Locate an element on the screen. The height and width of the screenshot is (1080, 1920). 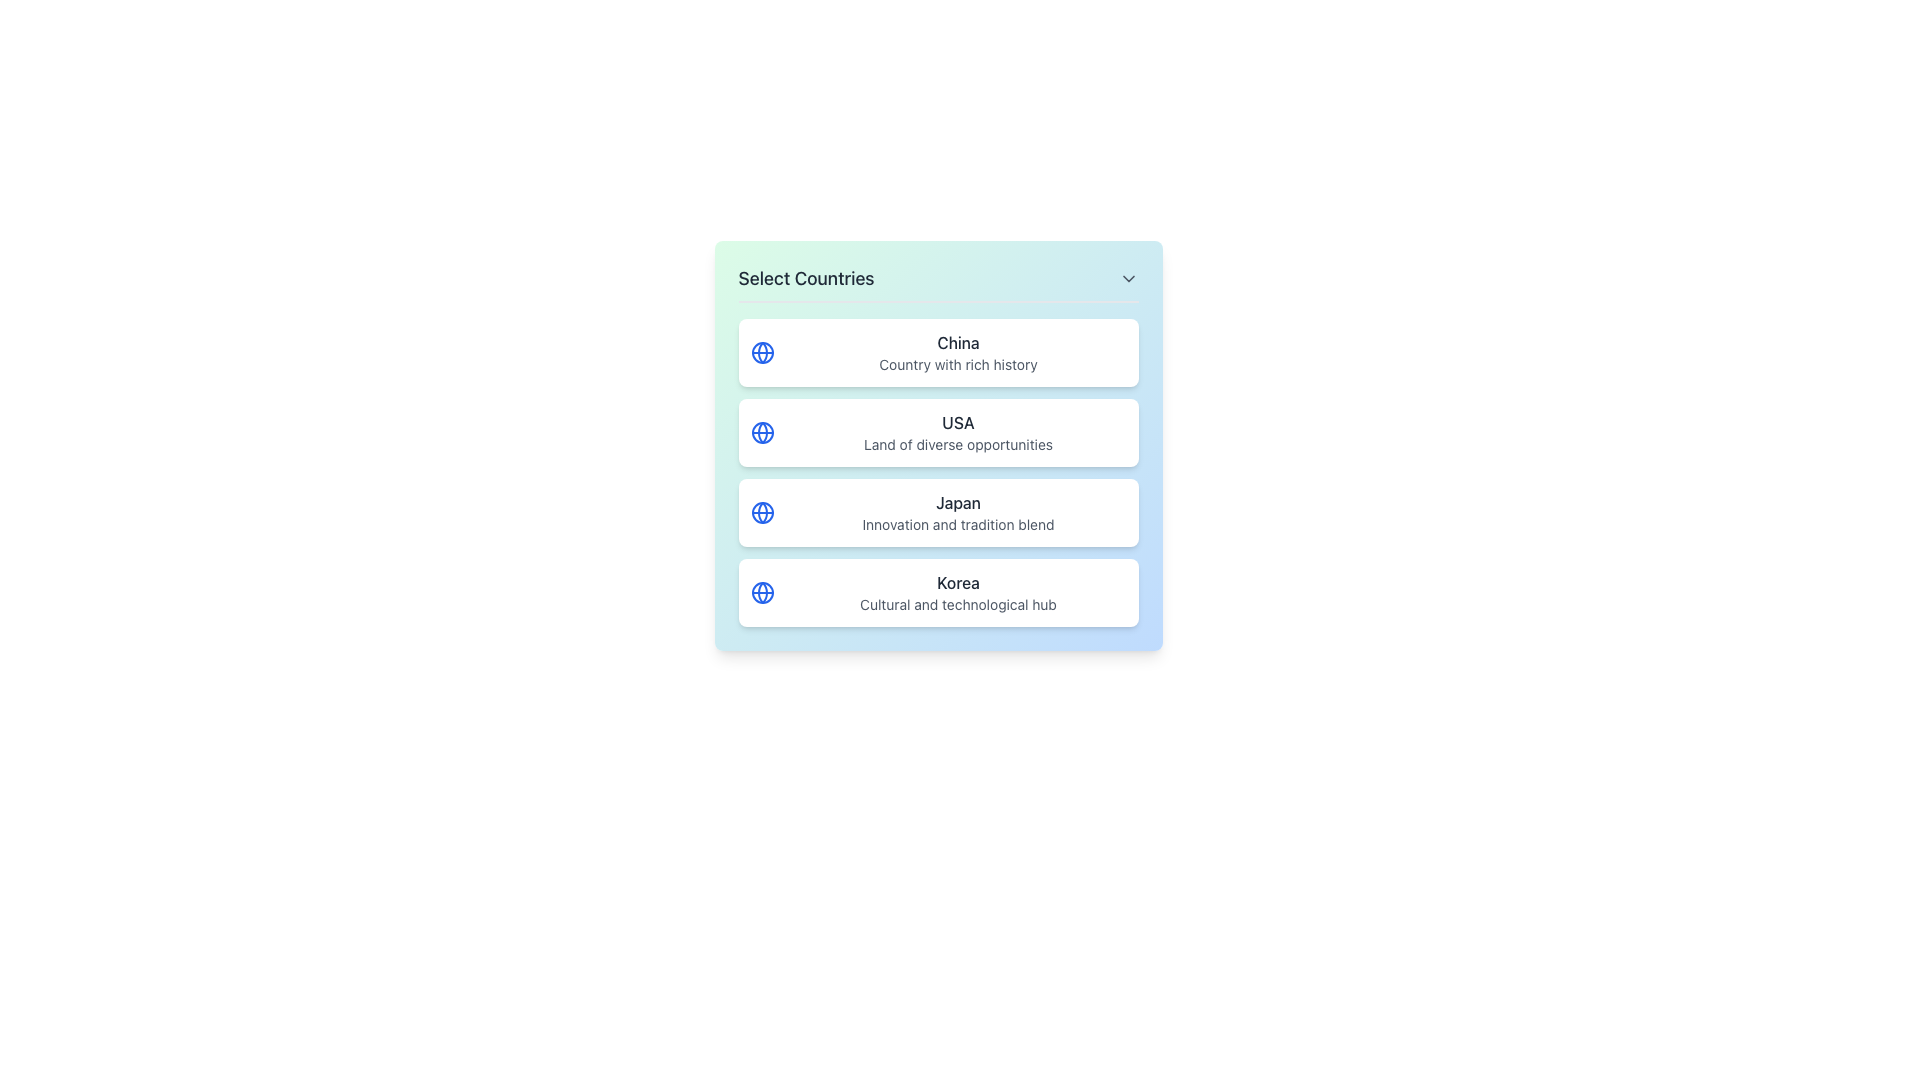
the selectable list item for the country 'USA' is located at coordinates (957, 431).